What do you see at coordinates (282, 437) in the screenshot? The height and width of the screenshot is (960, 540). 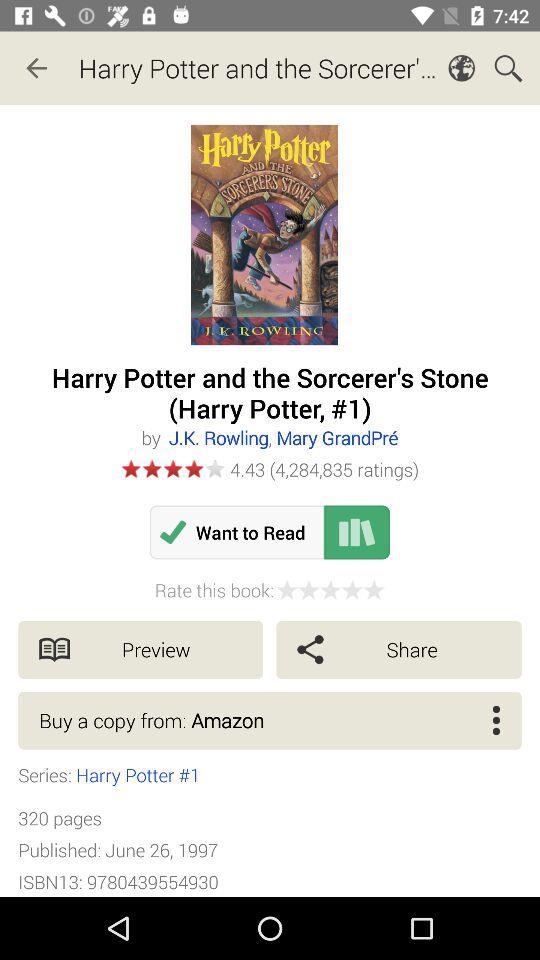 I see `the item below the harry potter and item` at bounding box center [282, 437].